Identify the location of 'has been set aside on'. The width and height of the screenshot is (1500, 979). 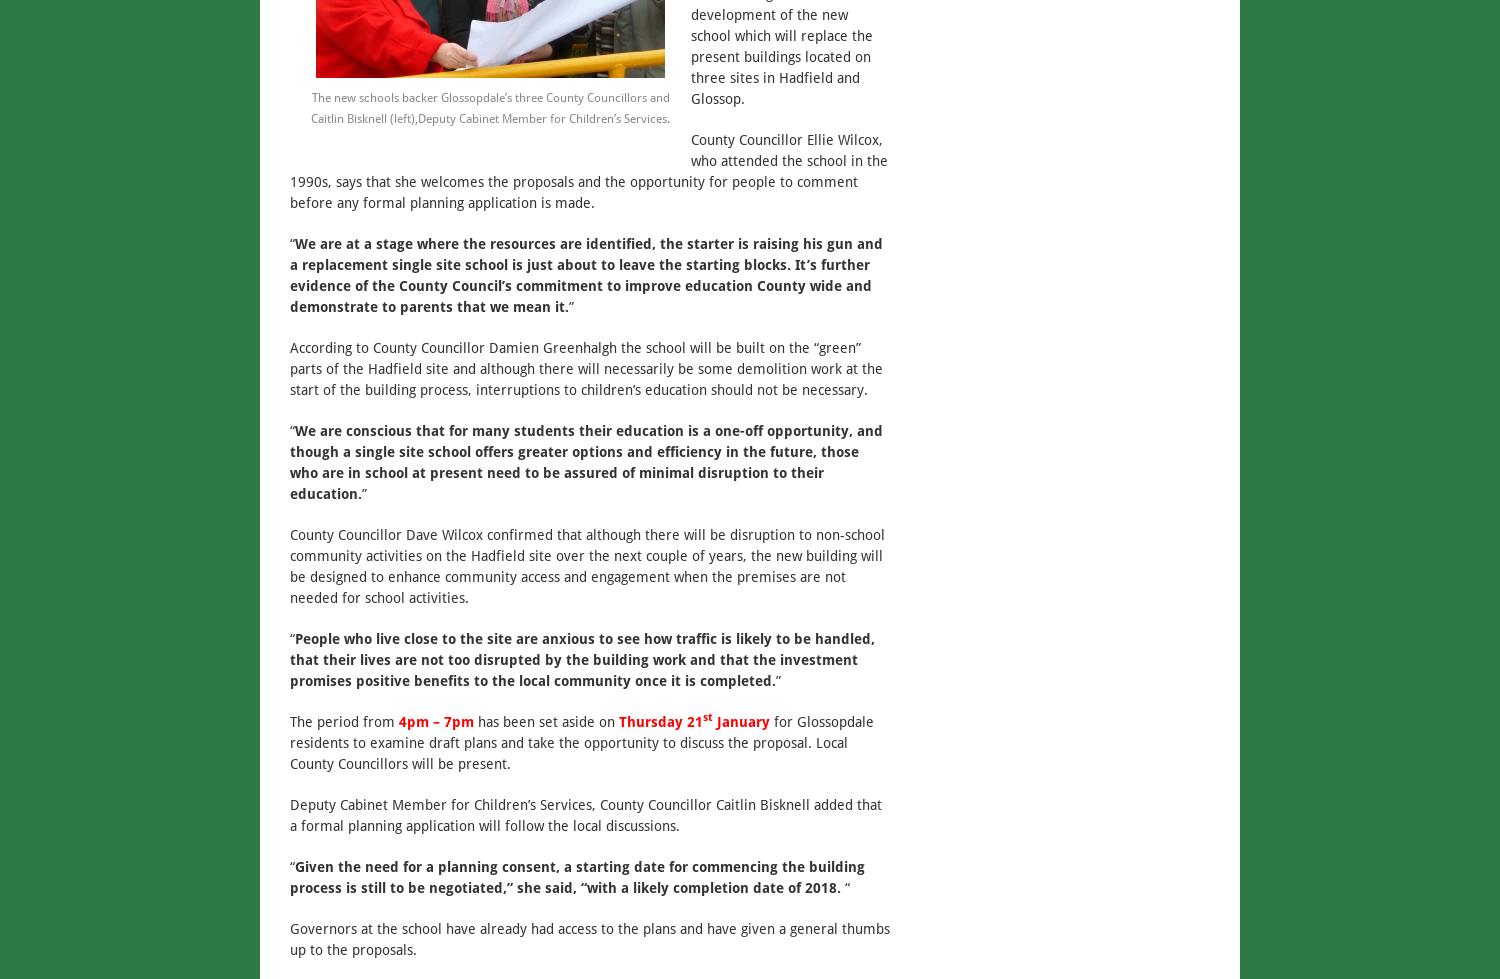
(546, 720).